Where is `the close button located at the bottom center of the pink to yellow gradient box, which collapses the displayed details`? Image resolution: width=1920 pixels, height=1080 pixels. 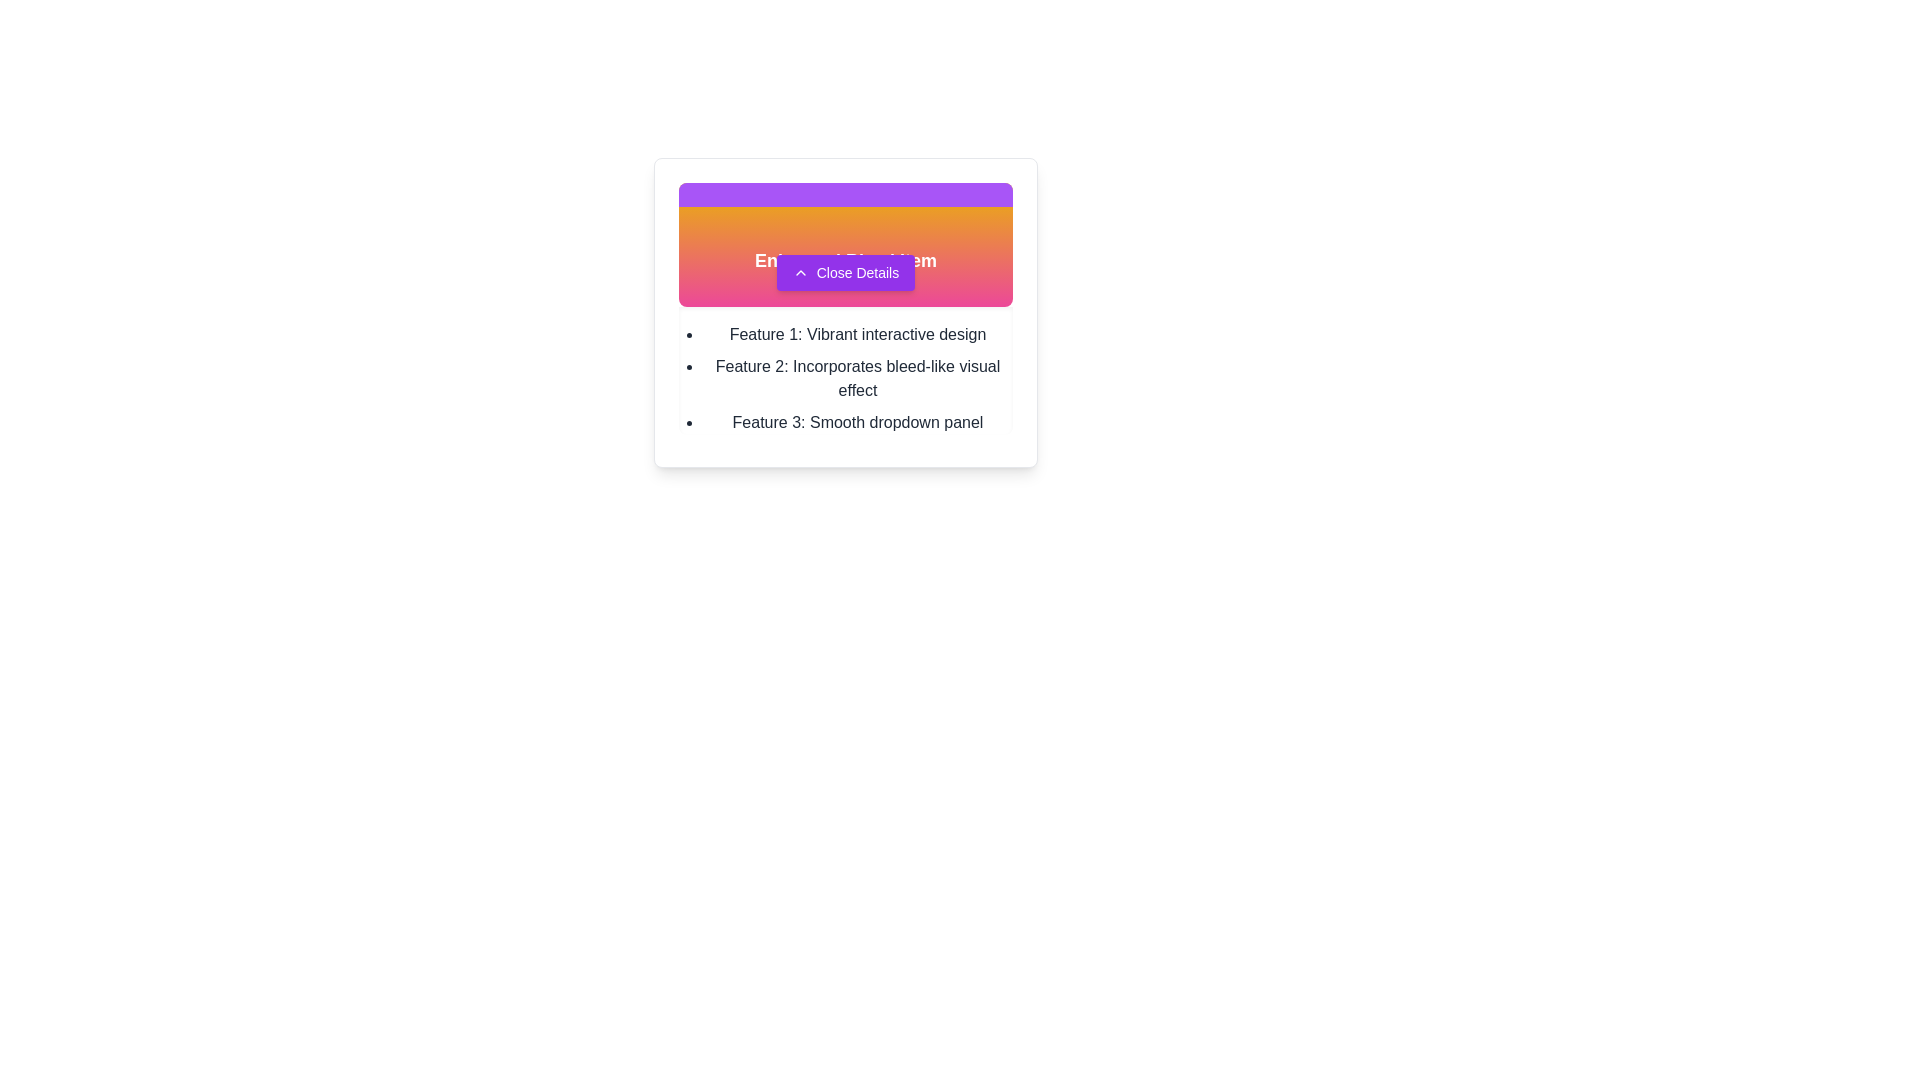
the close button located at the bottom center of the pink to yellow gradient box, which collapses the displayed details is located at coordinates (845, 273).